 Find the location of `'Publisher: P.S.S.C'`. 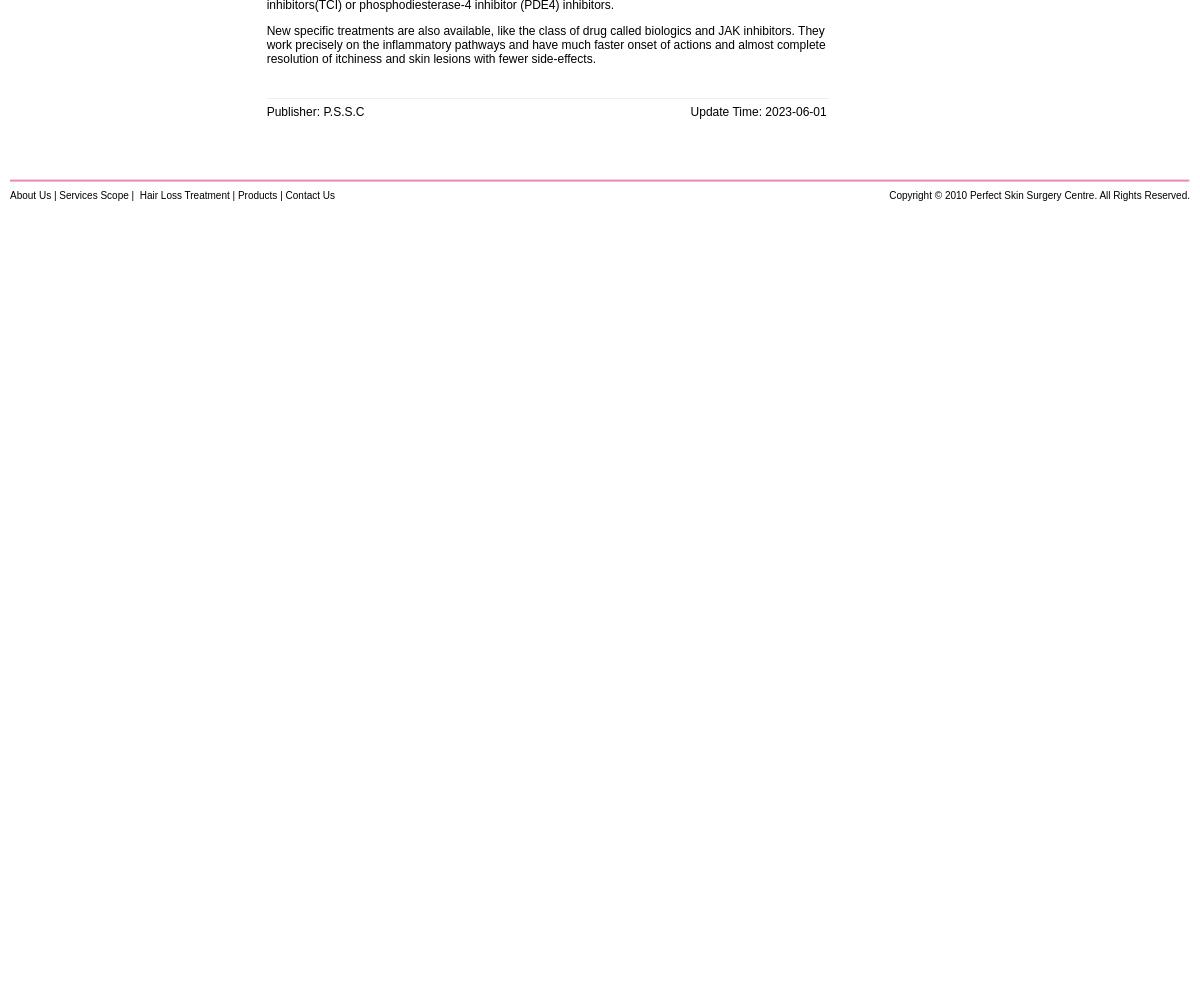

'Publisher: P.S.S.C' is located at coordinates (315, 111).